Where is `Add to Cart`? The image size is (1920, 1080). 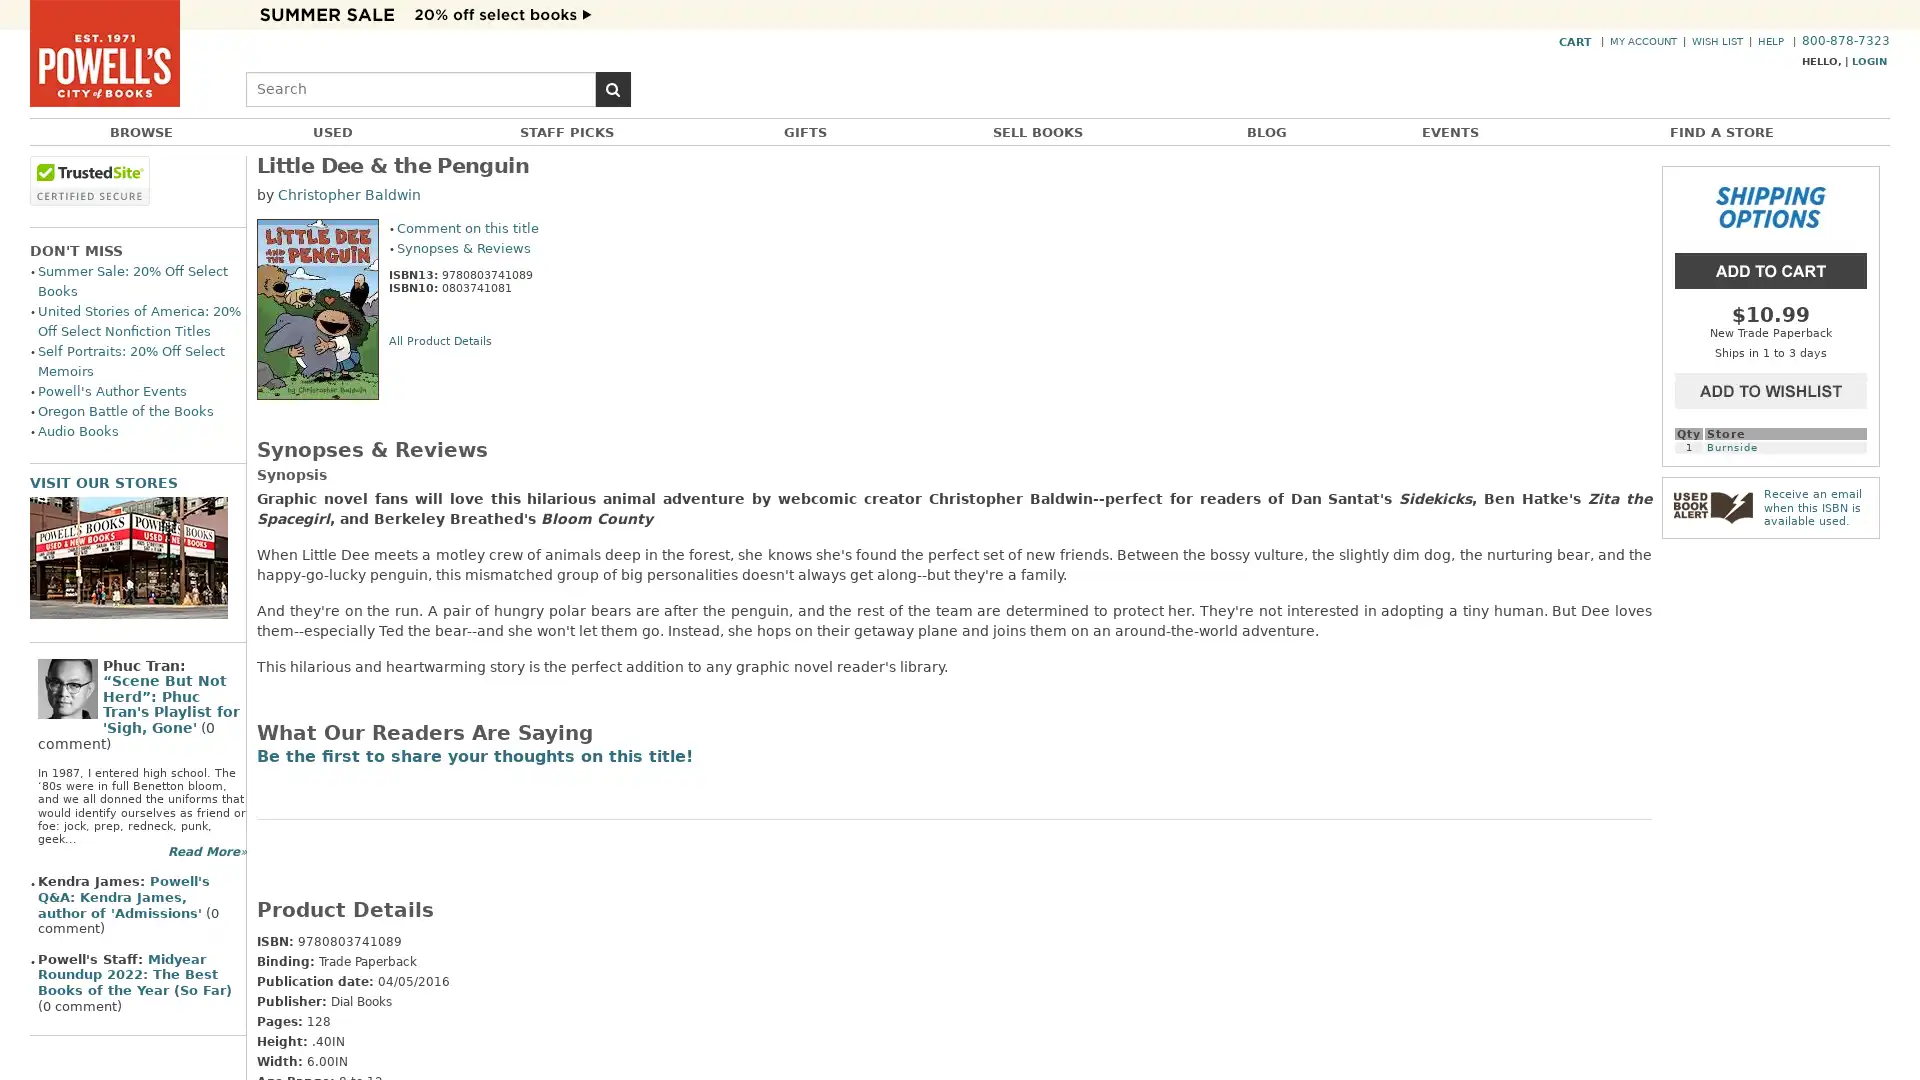 Add to Cart is located at coordinates (1771, 268).